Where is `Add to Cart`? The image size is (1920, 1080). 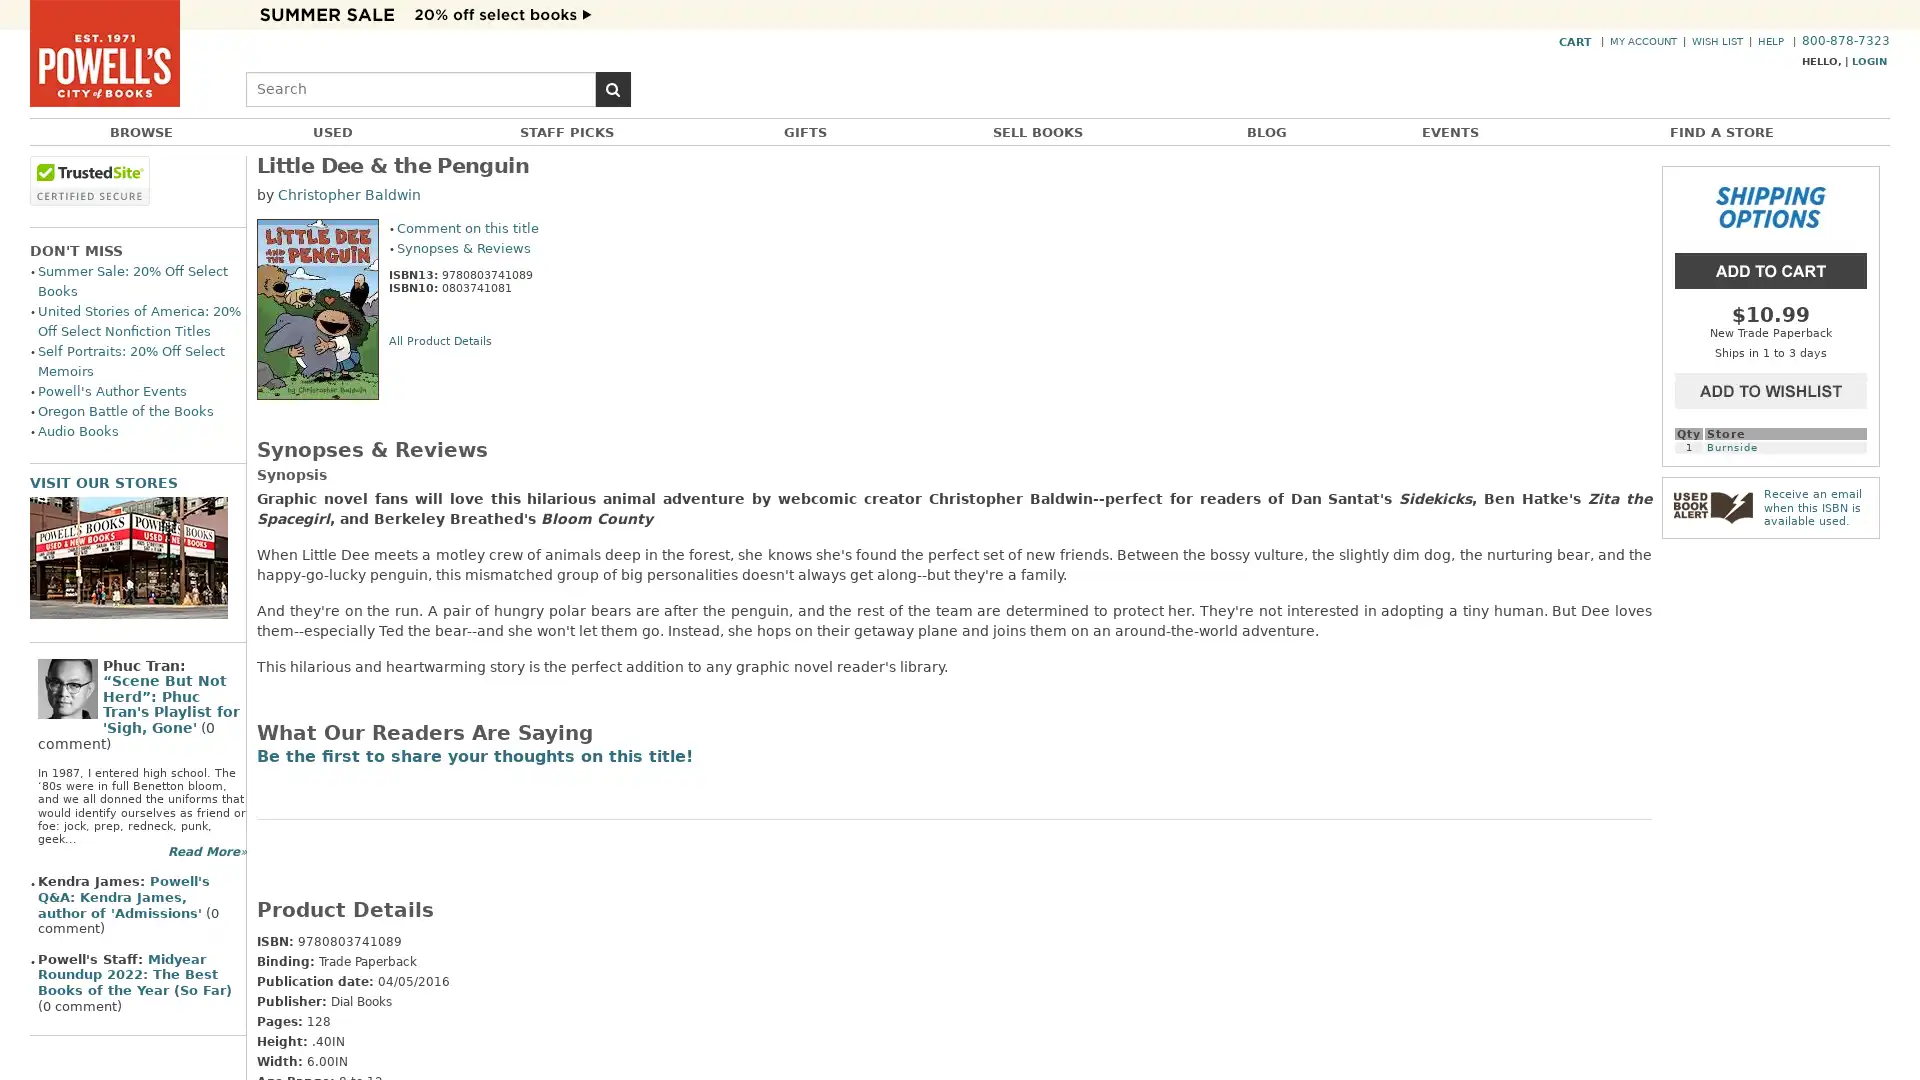 Add to Cart is located at coordinates (1771, 268).